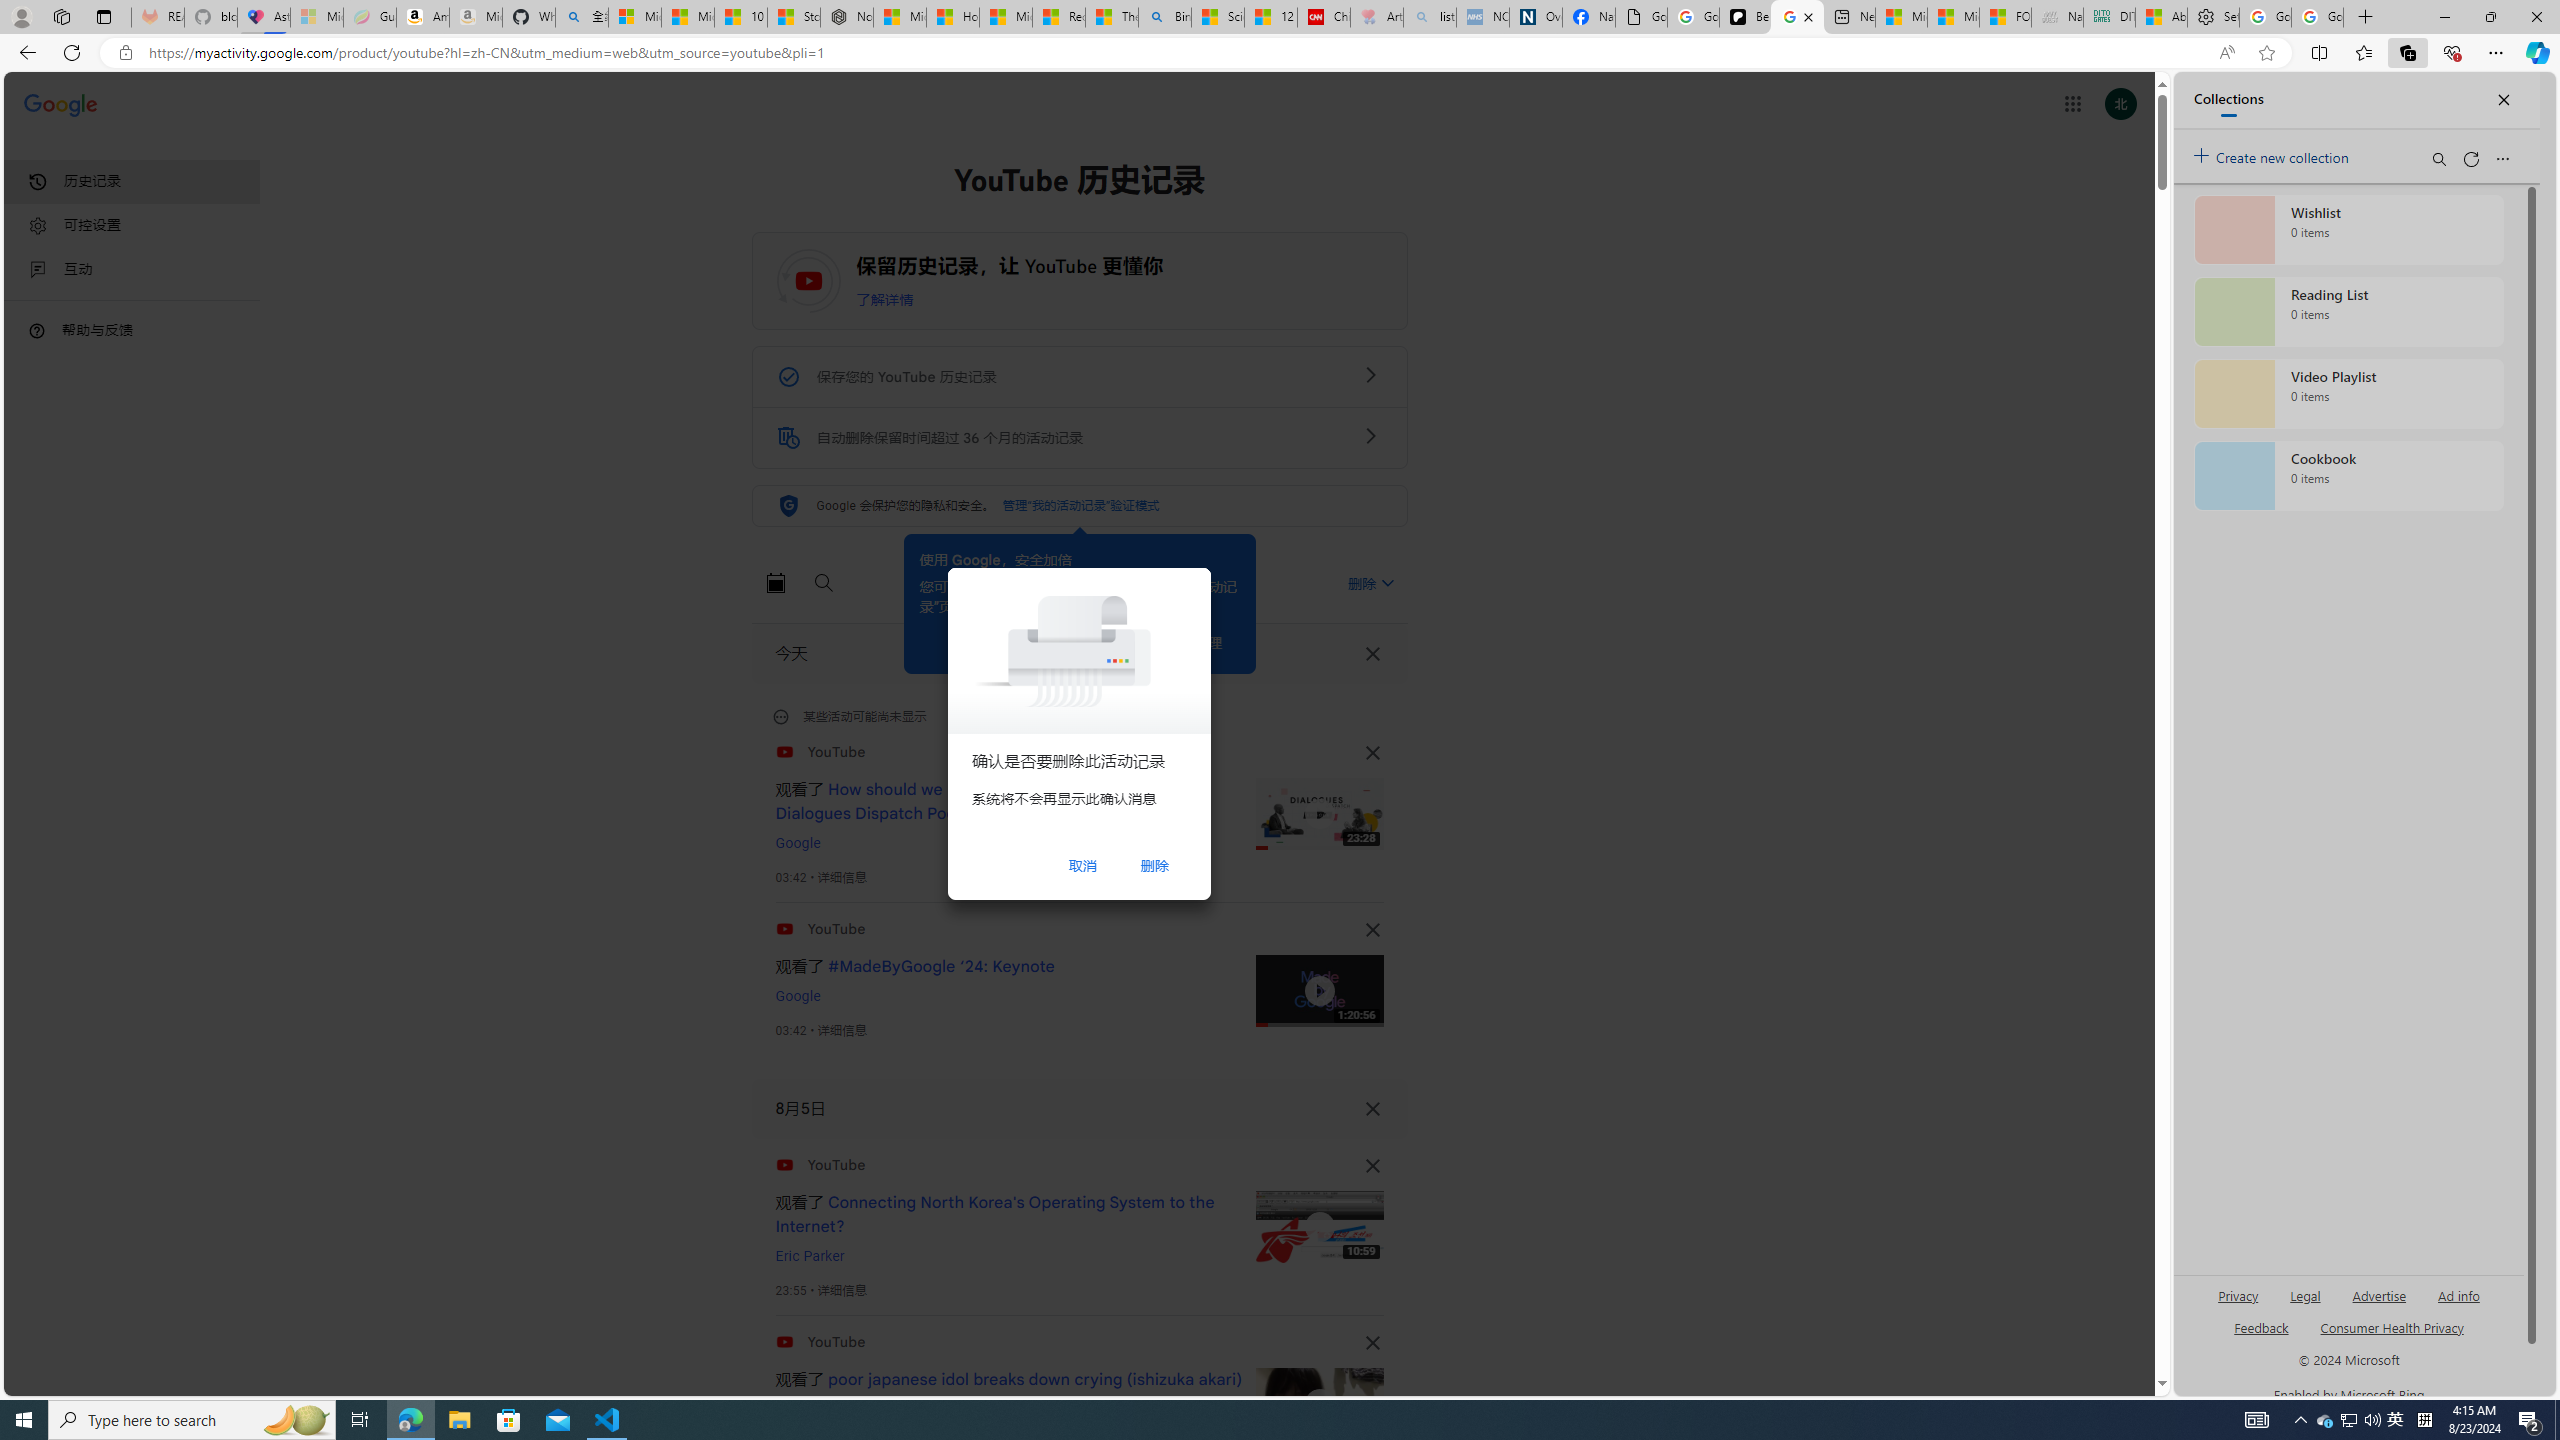 The image size is (2560, 1440). Describe the element at coordinates (1642, 16) in the screenshot. I see `'Google Analytics Opt-out Browser Add-on Download Page'` at that location.